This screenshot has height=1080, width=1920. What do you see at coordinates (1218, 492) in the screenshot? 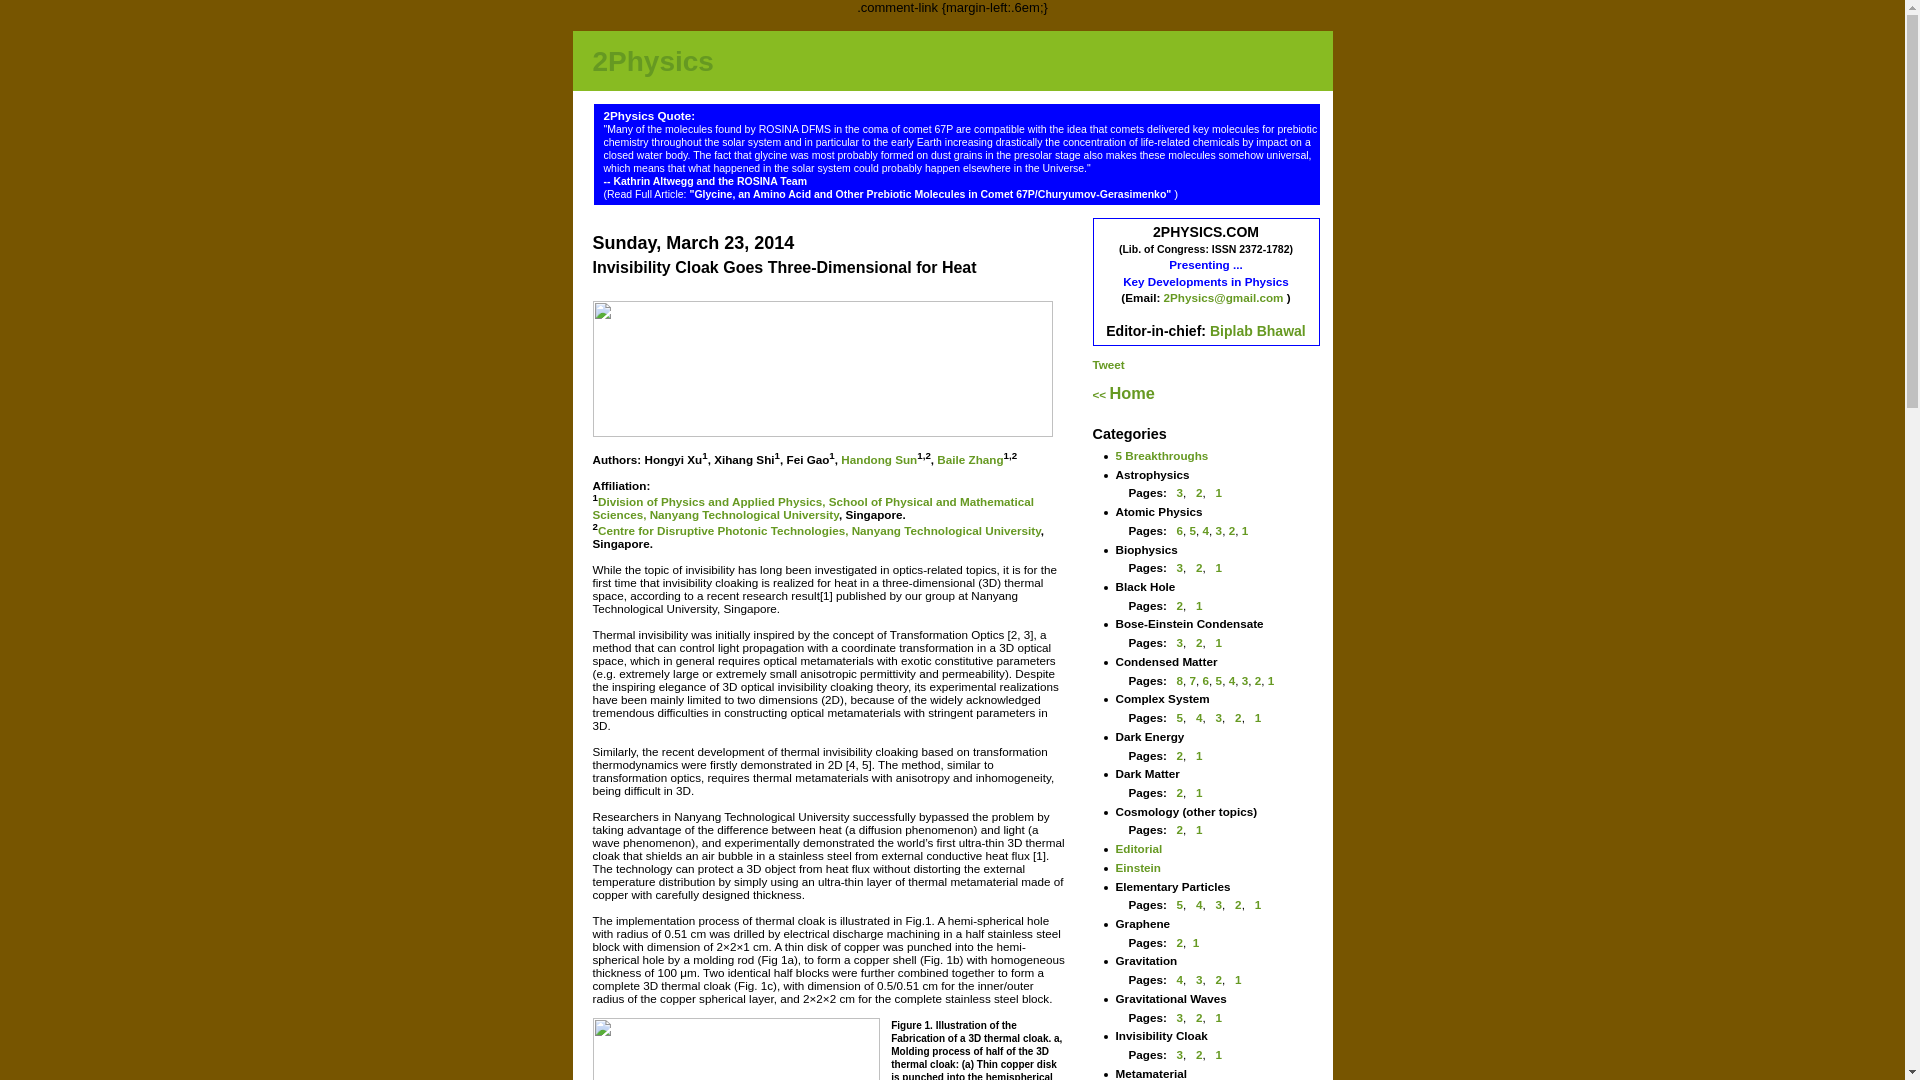
I see `'1'` at bounding box center [1218, 492].